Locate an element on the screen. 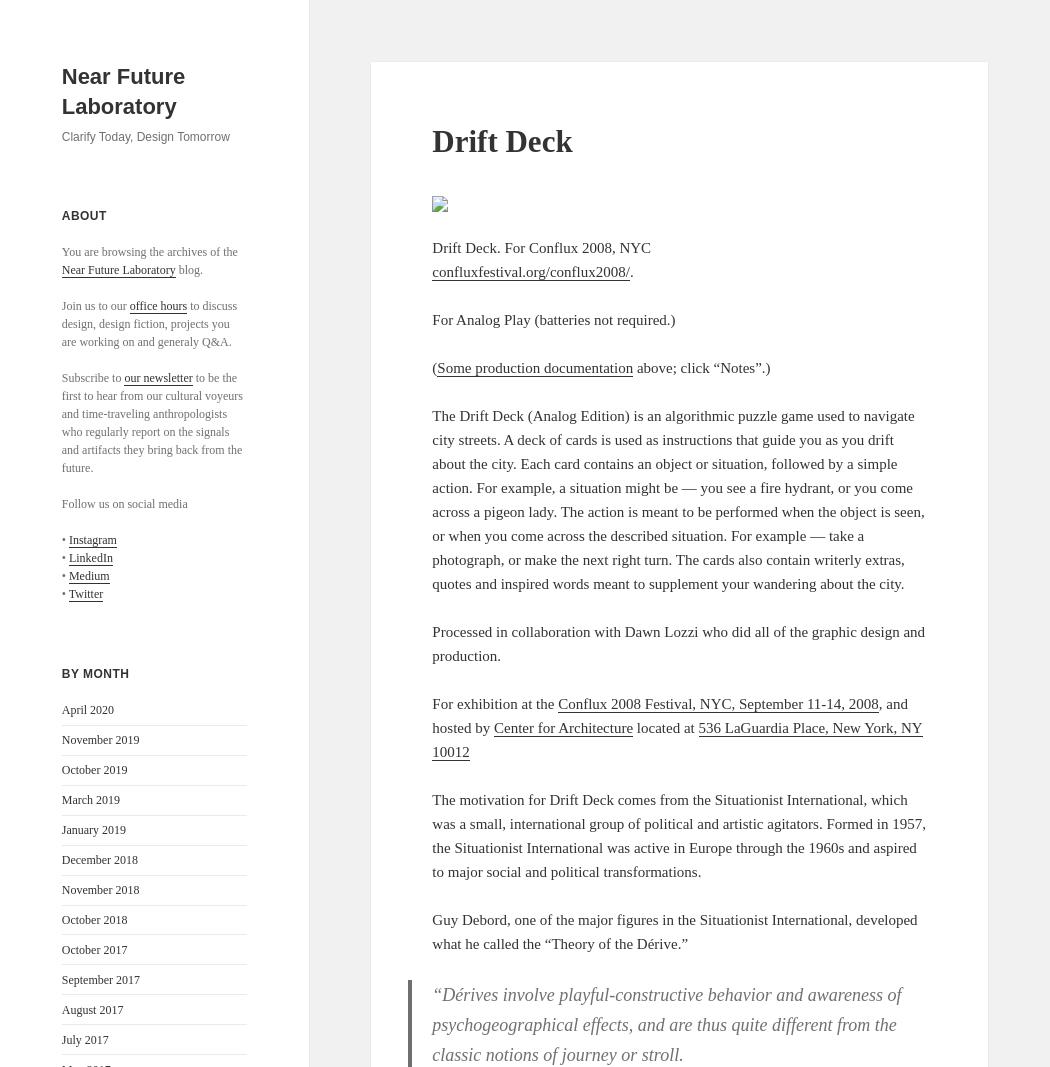  'January 2019' is located at coordinates (93, 829).